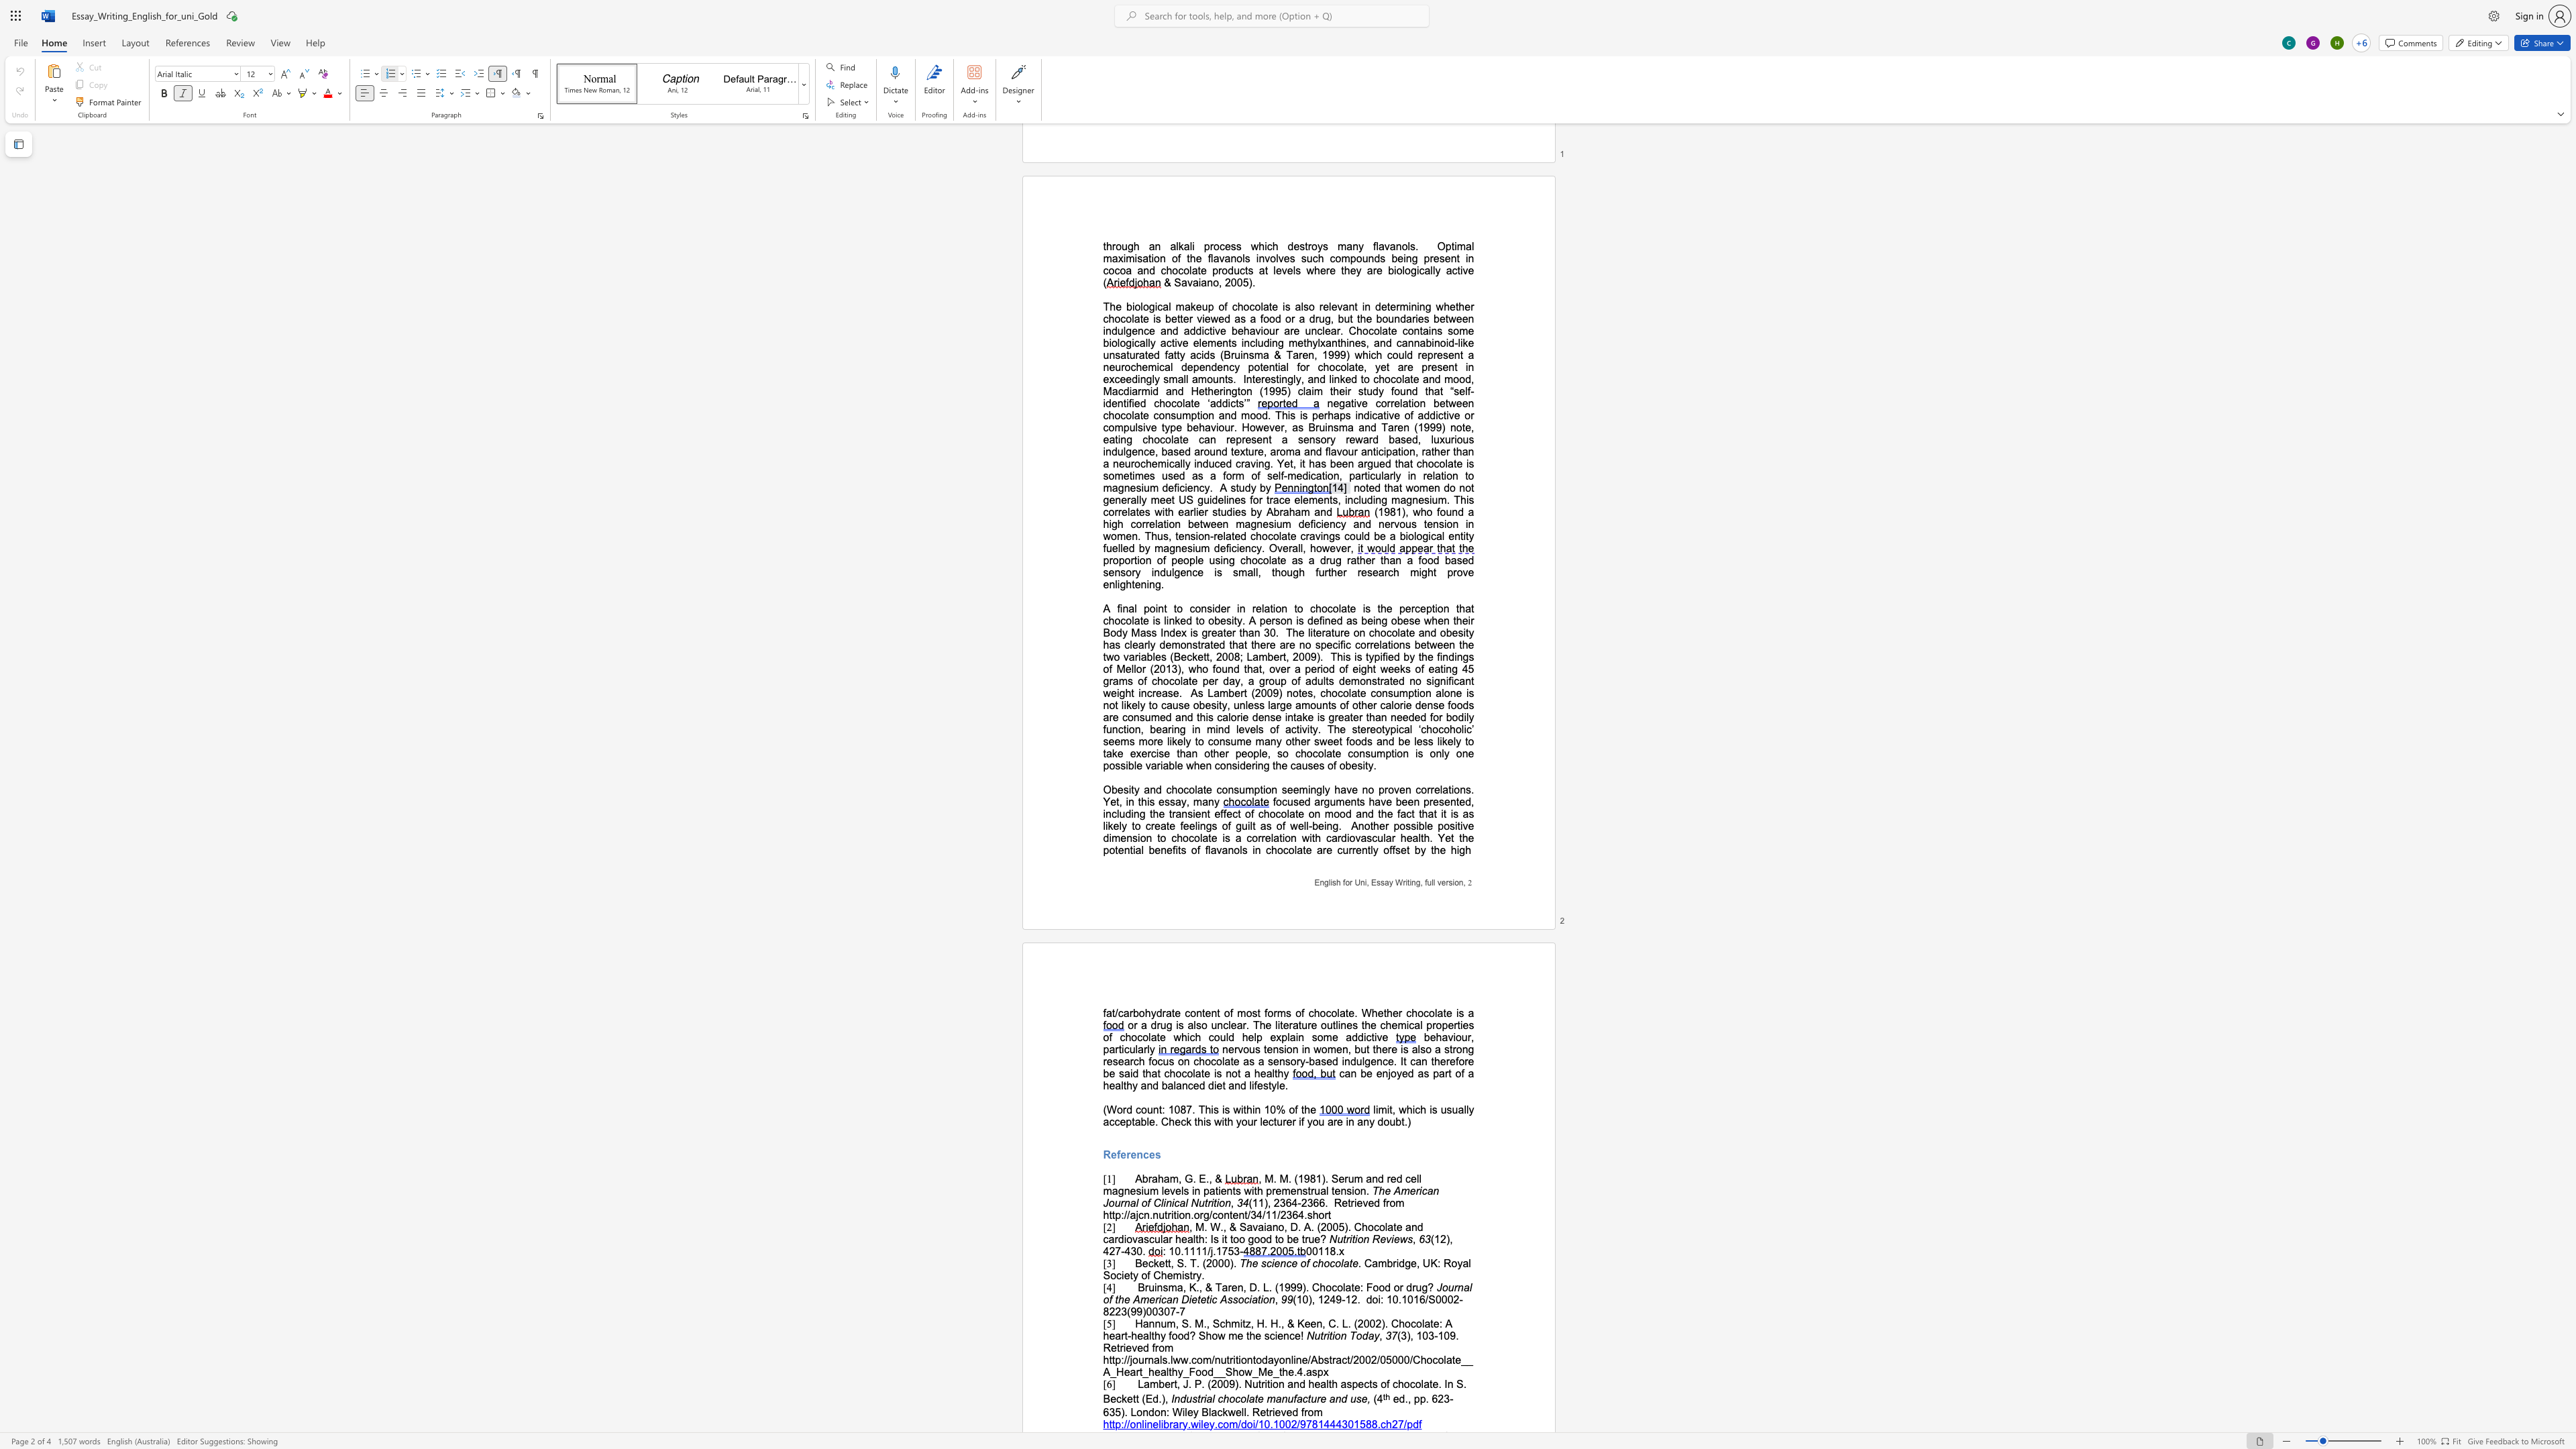 The width and height of the screenshot is (2576, 1449). Describe the element at coordinates (1153, 1411) in the screenshot. I see `the space between the continuous character "d" and "o" in the text` at that location.